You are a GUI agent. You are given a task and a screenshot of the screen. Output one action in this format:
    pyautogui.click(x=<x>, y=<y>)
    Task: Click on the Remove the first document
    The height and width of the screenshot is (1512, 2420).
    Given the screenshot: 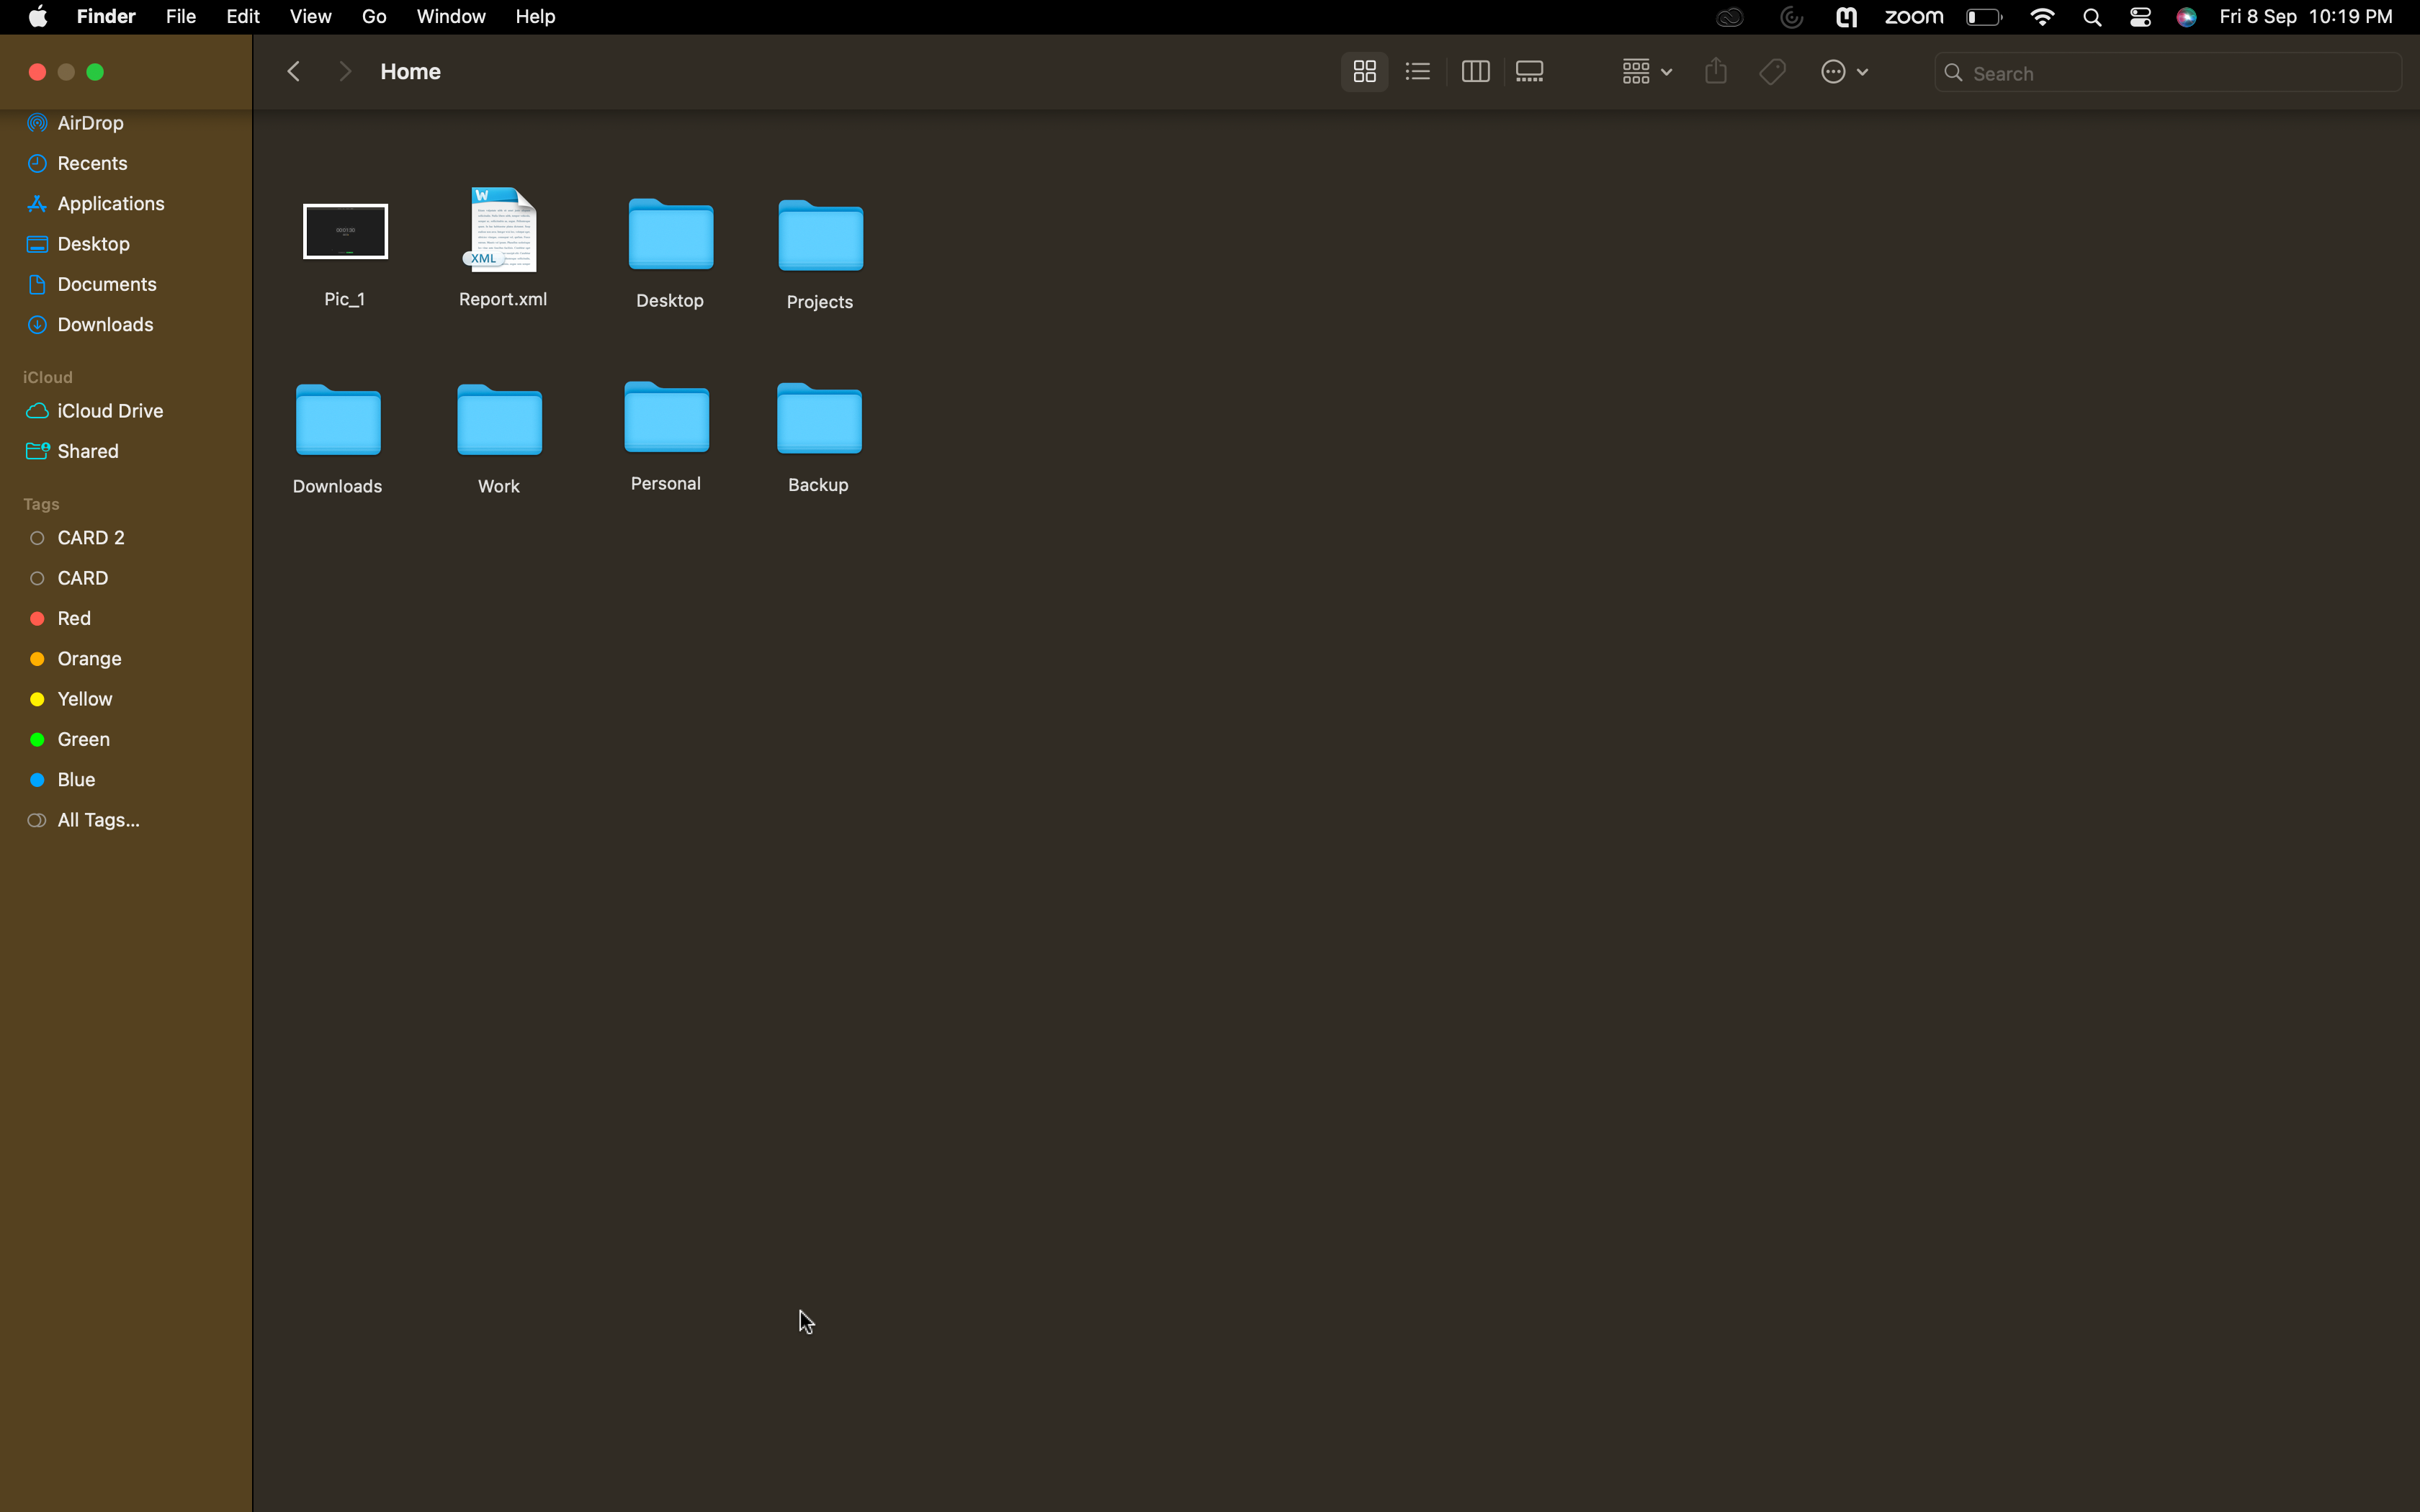 What is the action you would take?
    pyautogui.click(x=349, y=245)
    